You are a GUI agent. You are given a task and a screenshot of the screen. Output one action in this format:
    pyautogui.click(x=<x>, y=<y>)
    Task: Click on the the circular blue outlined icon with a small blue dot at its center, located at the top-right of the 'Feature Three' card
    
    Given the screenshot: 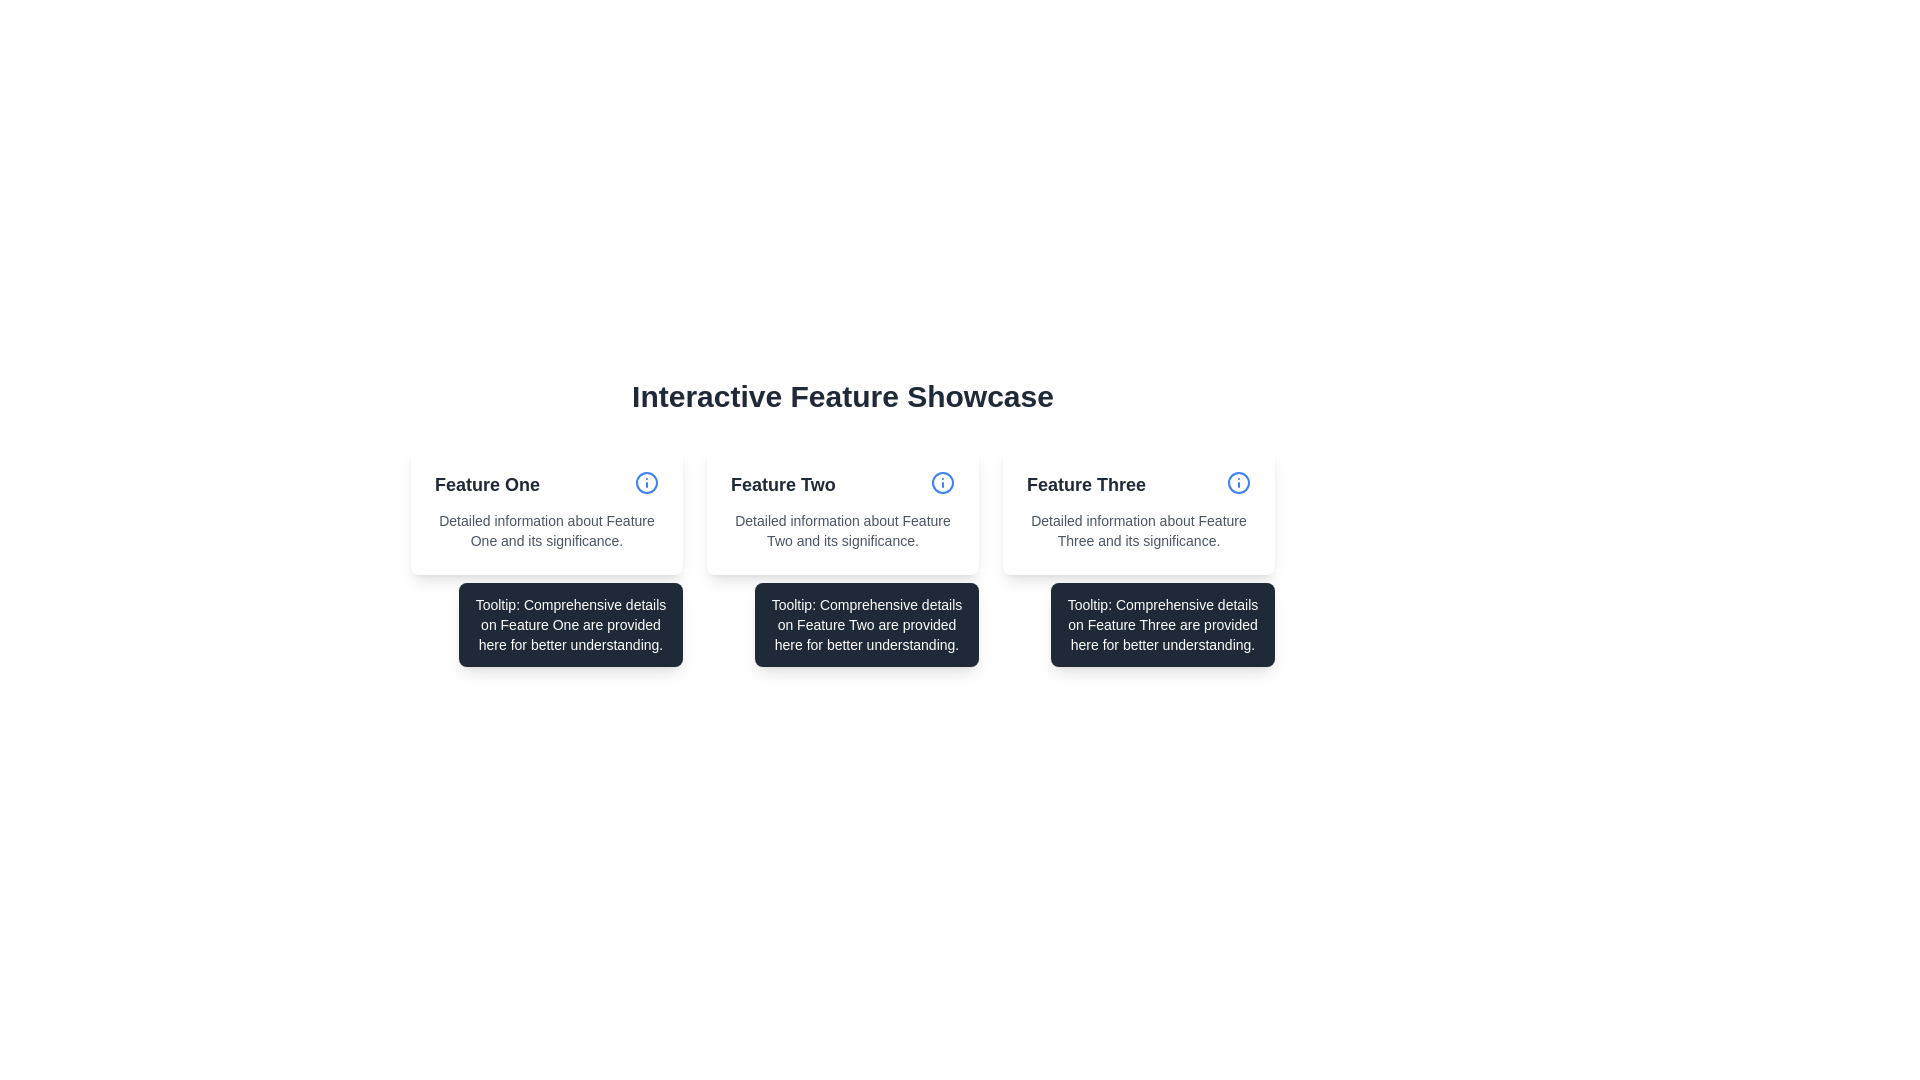 What is the action you would take?
    pyautogui.click(x=1237, y=482)
    